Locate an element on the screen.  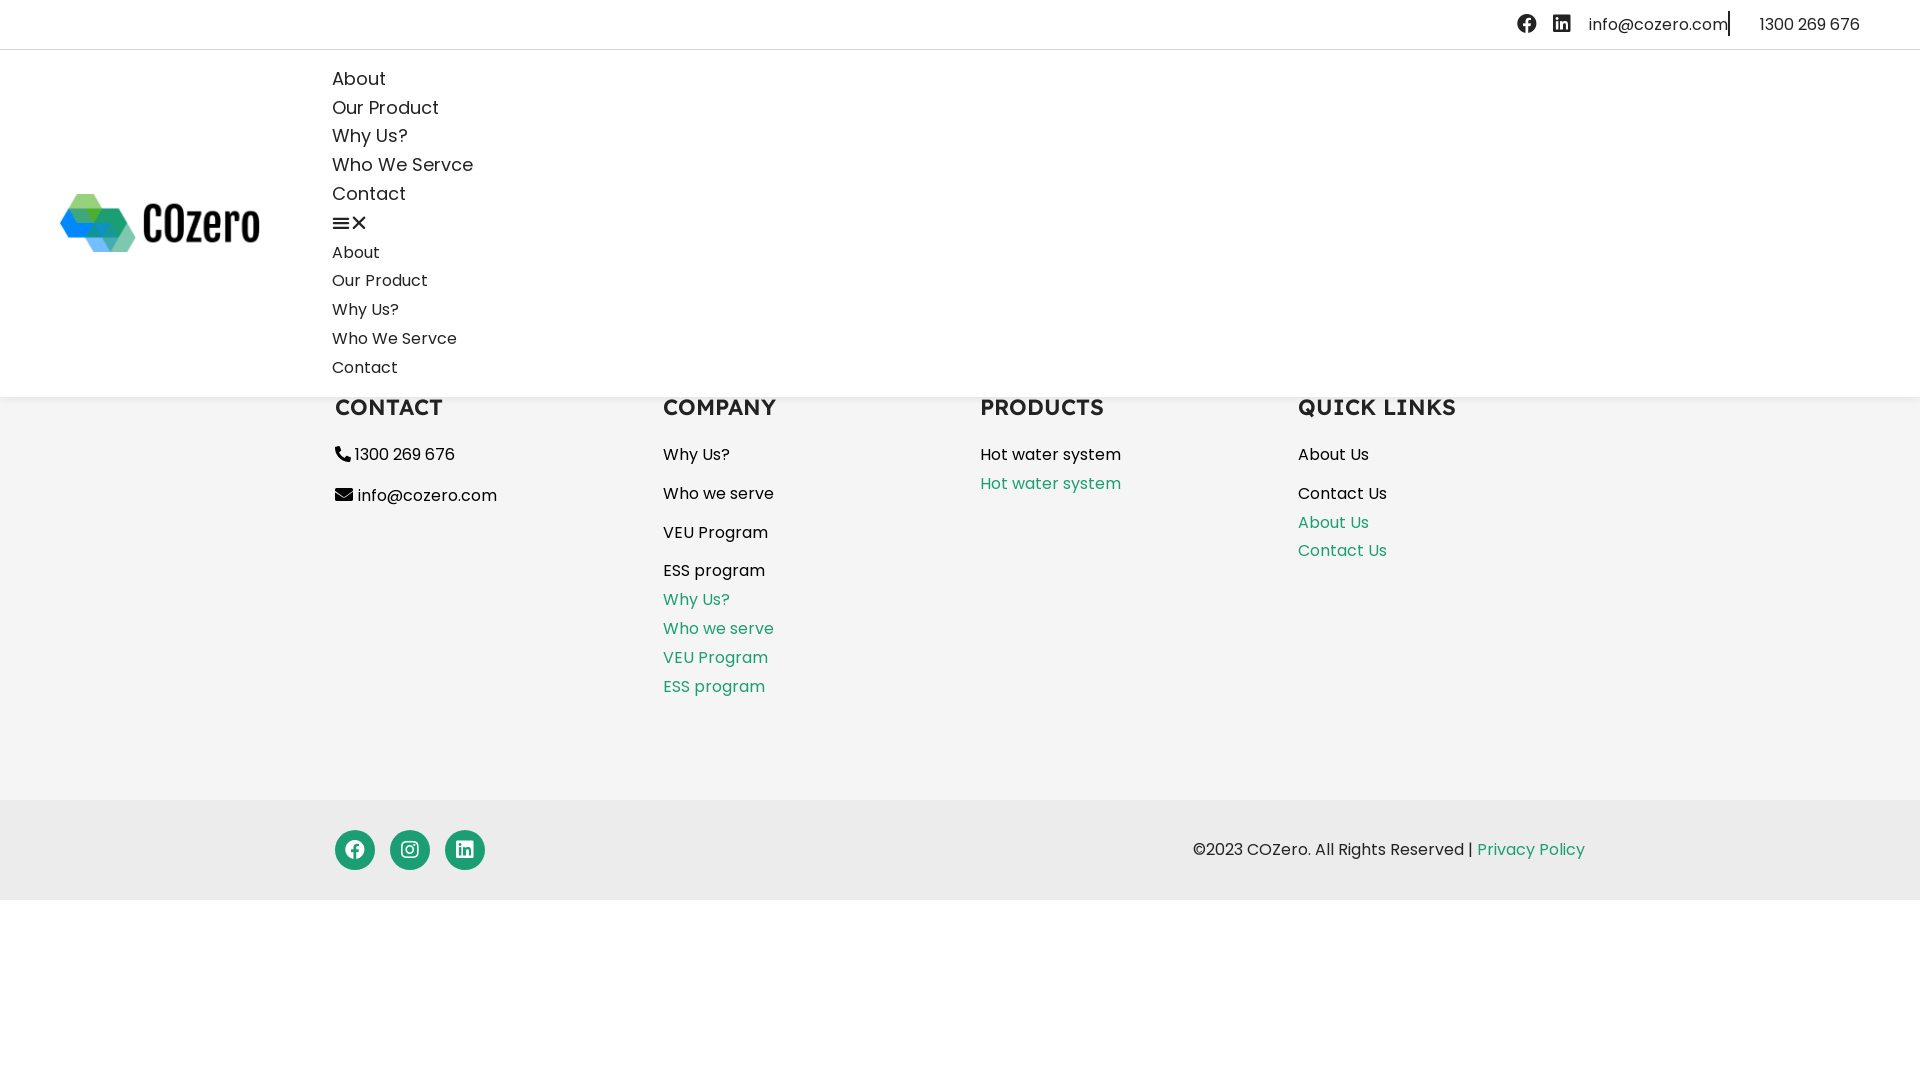
'Who we serve' is located at coordinates (717, 627).